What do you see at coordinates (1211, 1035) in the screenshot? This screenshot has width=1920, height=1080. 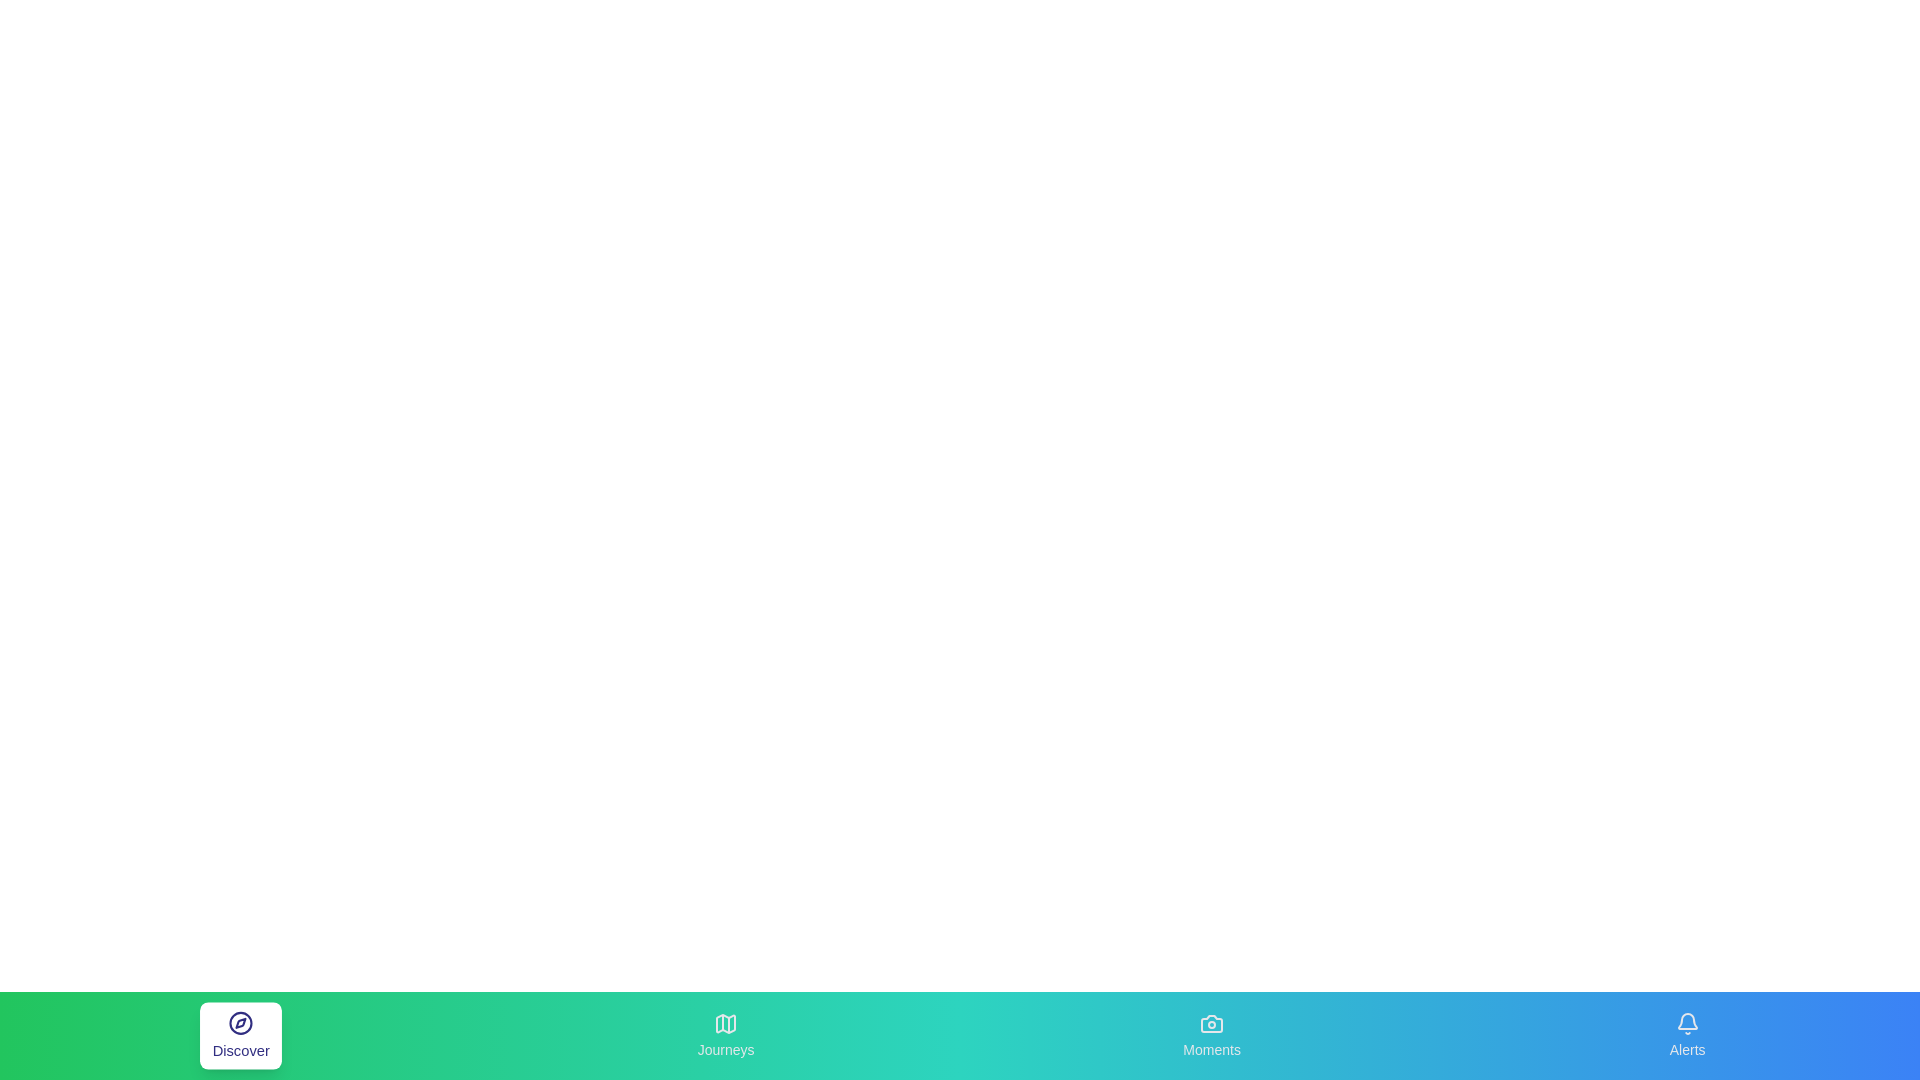 I see `the Moments tab by clicking on its icon or label` at bounding box center [1211, 1035].